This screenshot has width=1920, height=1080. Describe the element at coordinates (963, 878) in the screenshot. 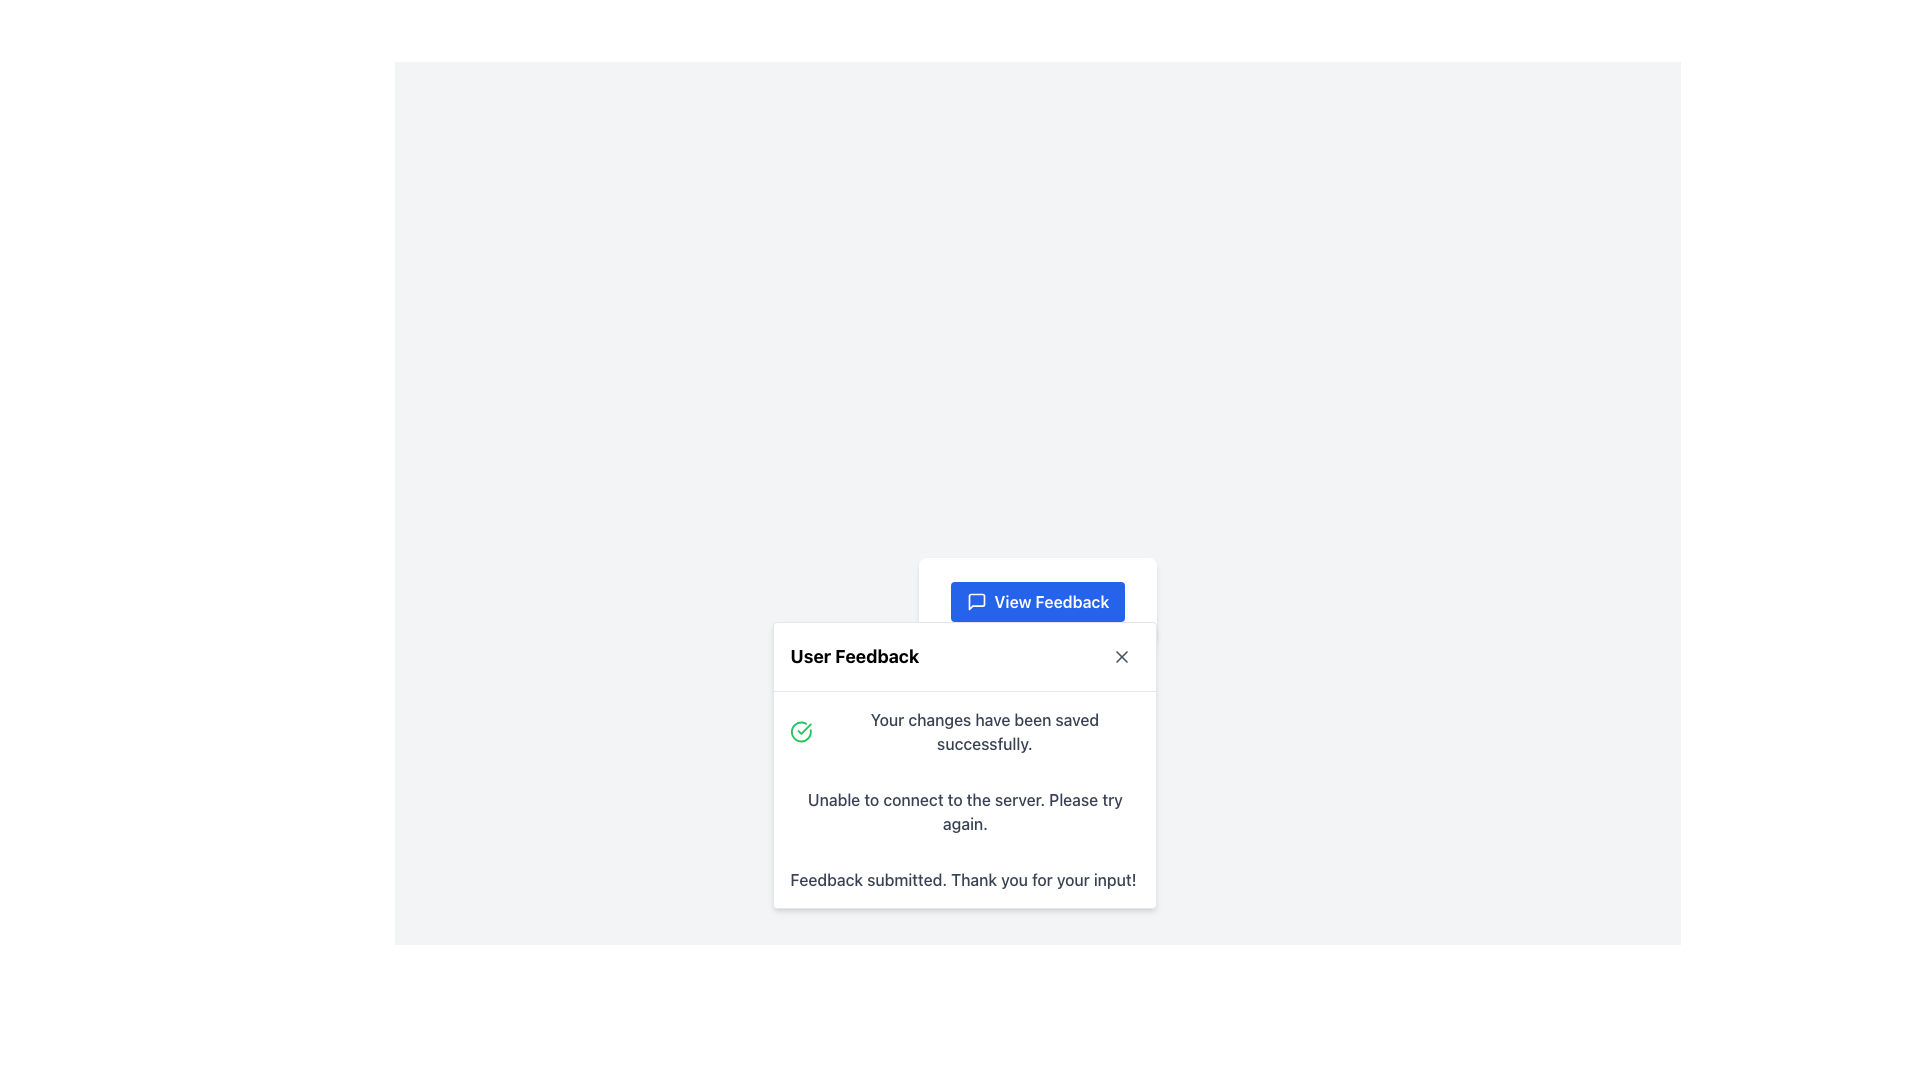

I see `success message from the static text label located at the bottom of the 'User Feedback' dialog box` at that location.